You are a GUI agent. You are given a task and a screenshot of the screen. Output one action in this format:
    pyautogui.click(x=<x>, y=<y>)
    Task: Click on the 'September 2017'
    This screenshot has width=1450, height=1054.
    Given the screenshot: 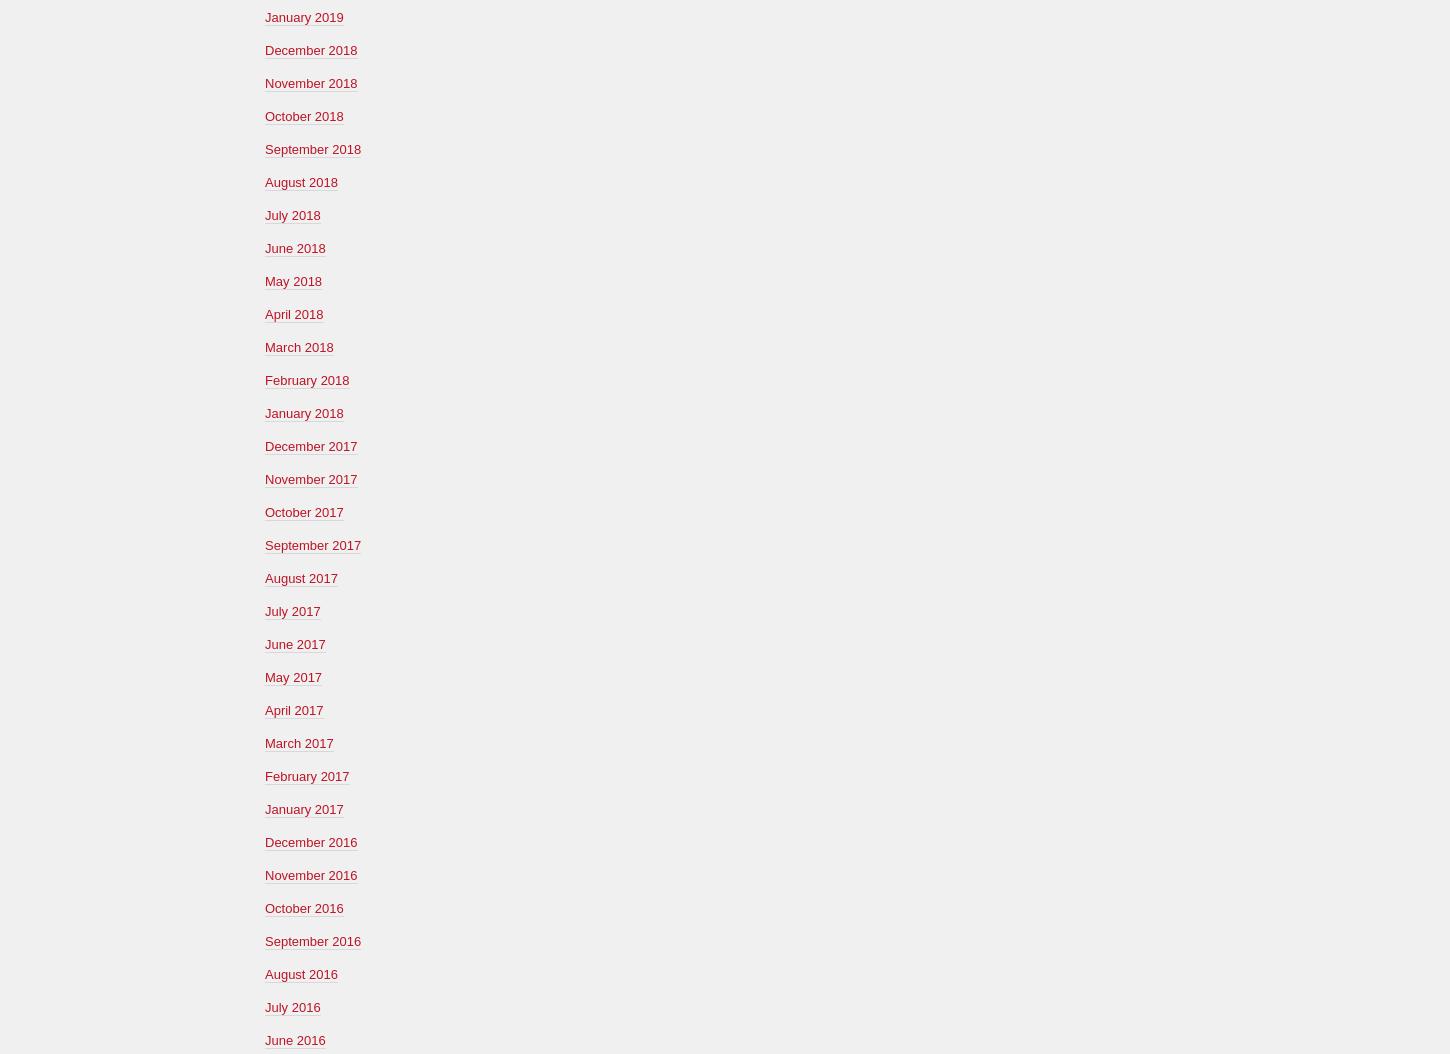 What is the action you would take?
    pyautogui.click(x=265, y=544)
    